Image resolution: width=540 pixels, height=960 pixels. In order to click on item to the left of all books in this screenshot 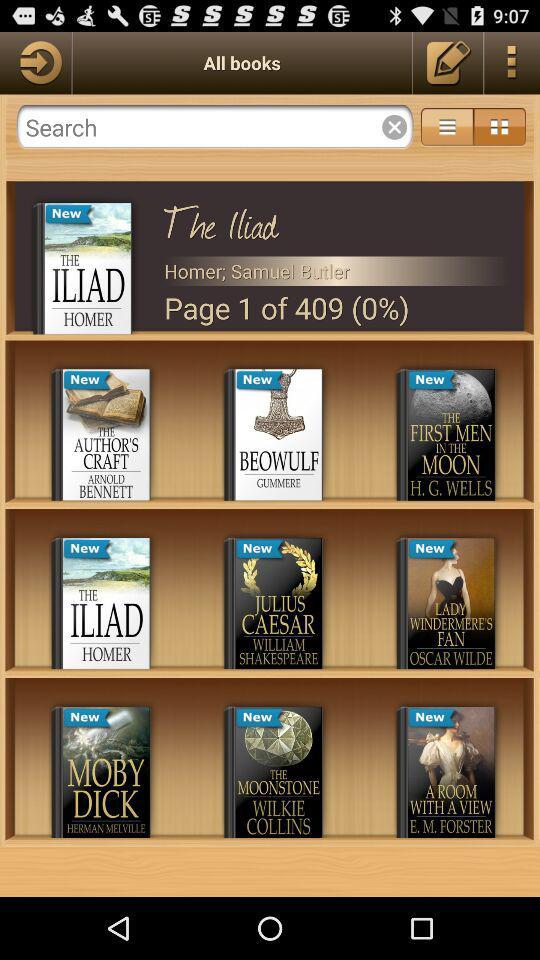, I will do `click(35, 62)`.